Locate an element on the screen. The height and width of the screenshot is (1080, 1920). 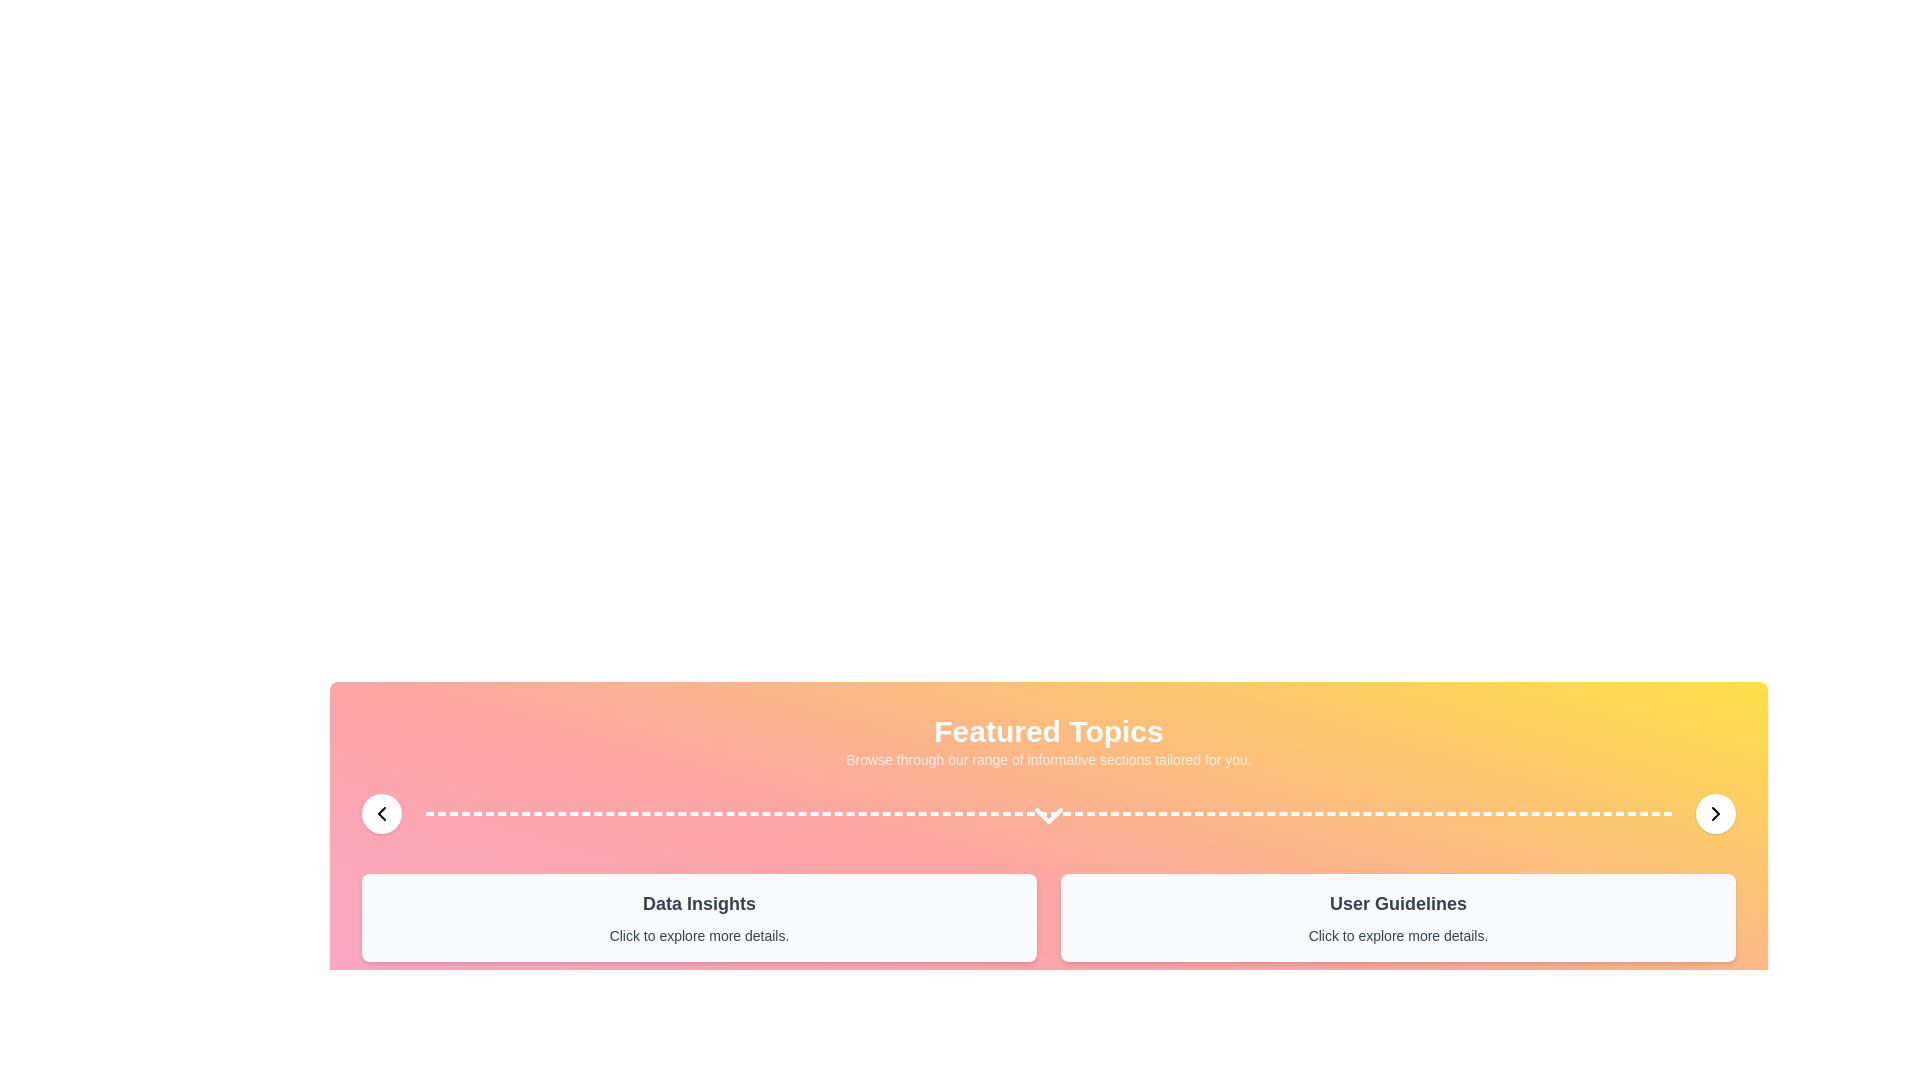
the Chevron icon located on the far-right side of the rounded button is located at coordinates (1715, 813).